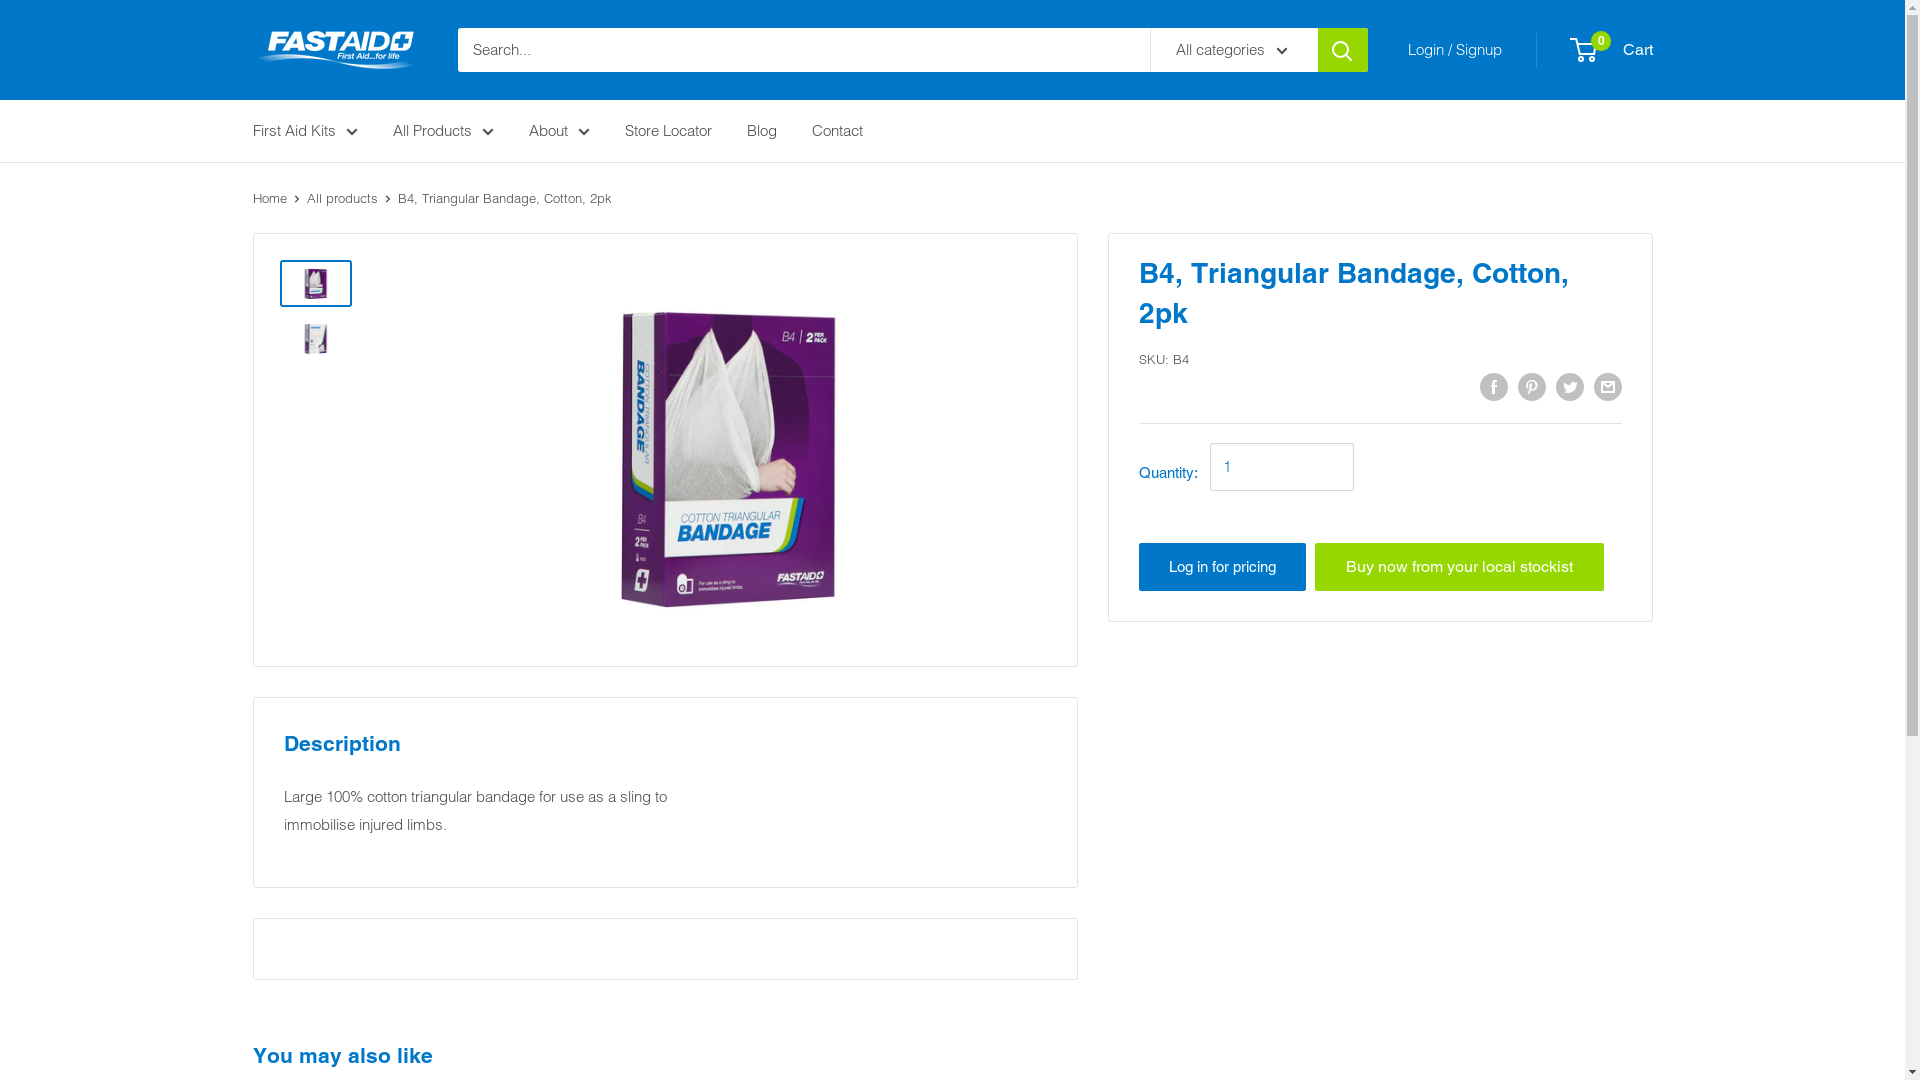 This screenshot has height=1080, width=1920. What do you see at coordinates (251, 197) in the screenshot?
I see `'Home'` at bounding box center [251, 197].